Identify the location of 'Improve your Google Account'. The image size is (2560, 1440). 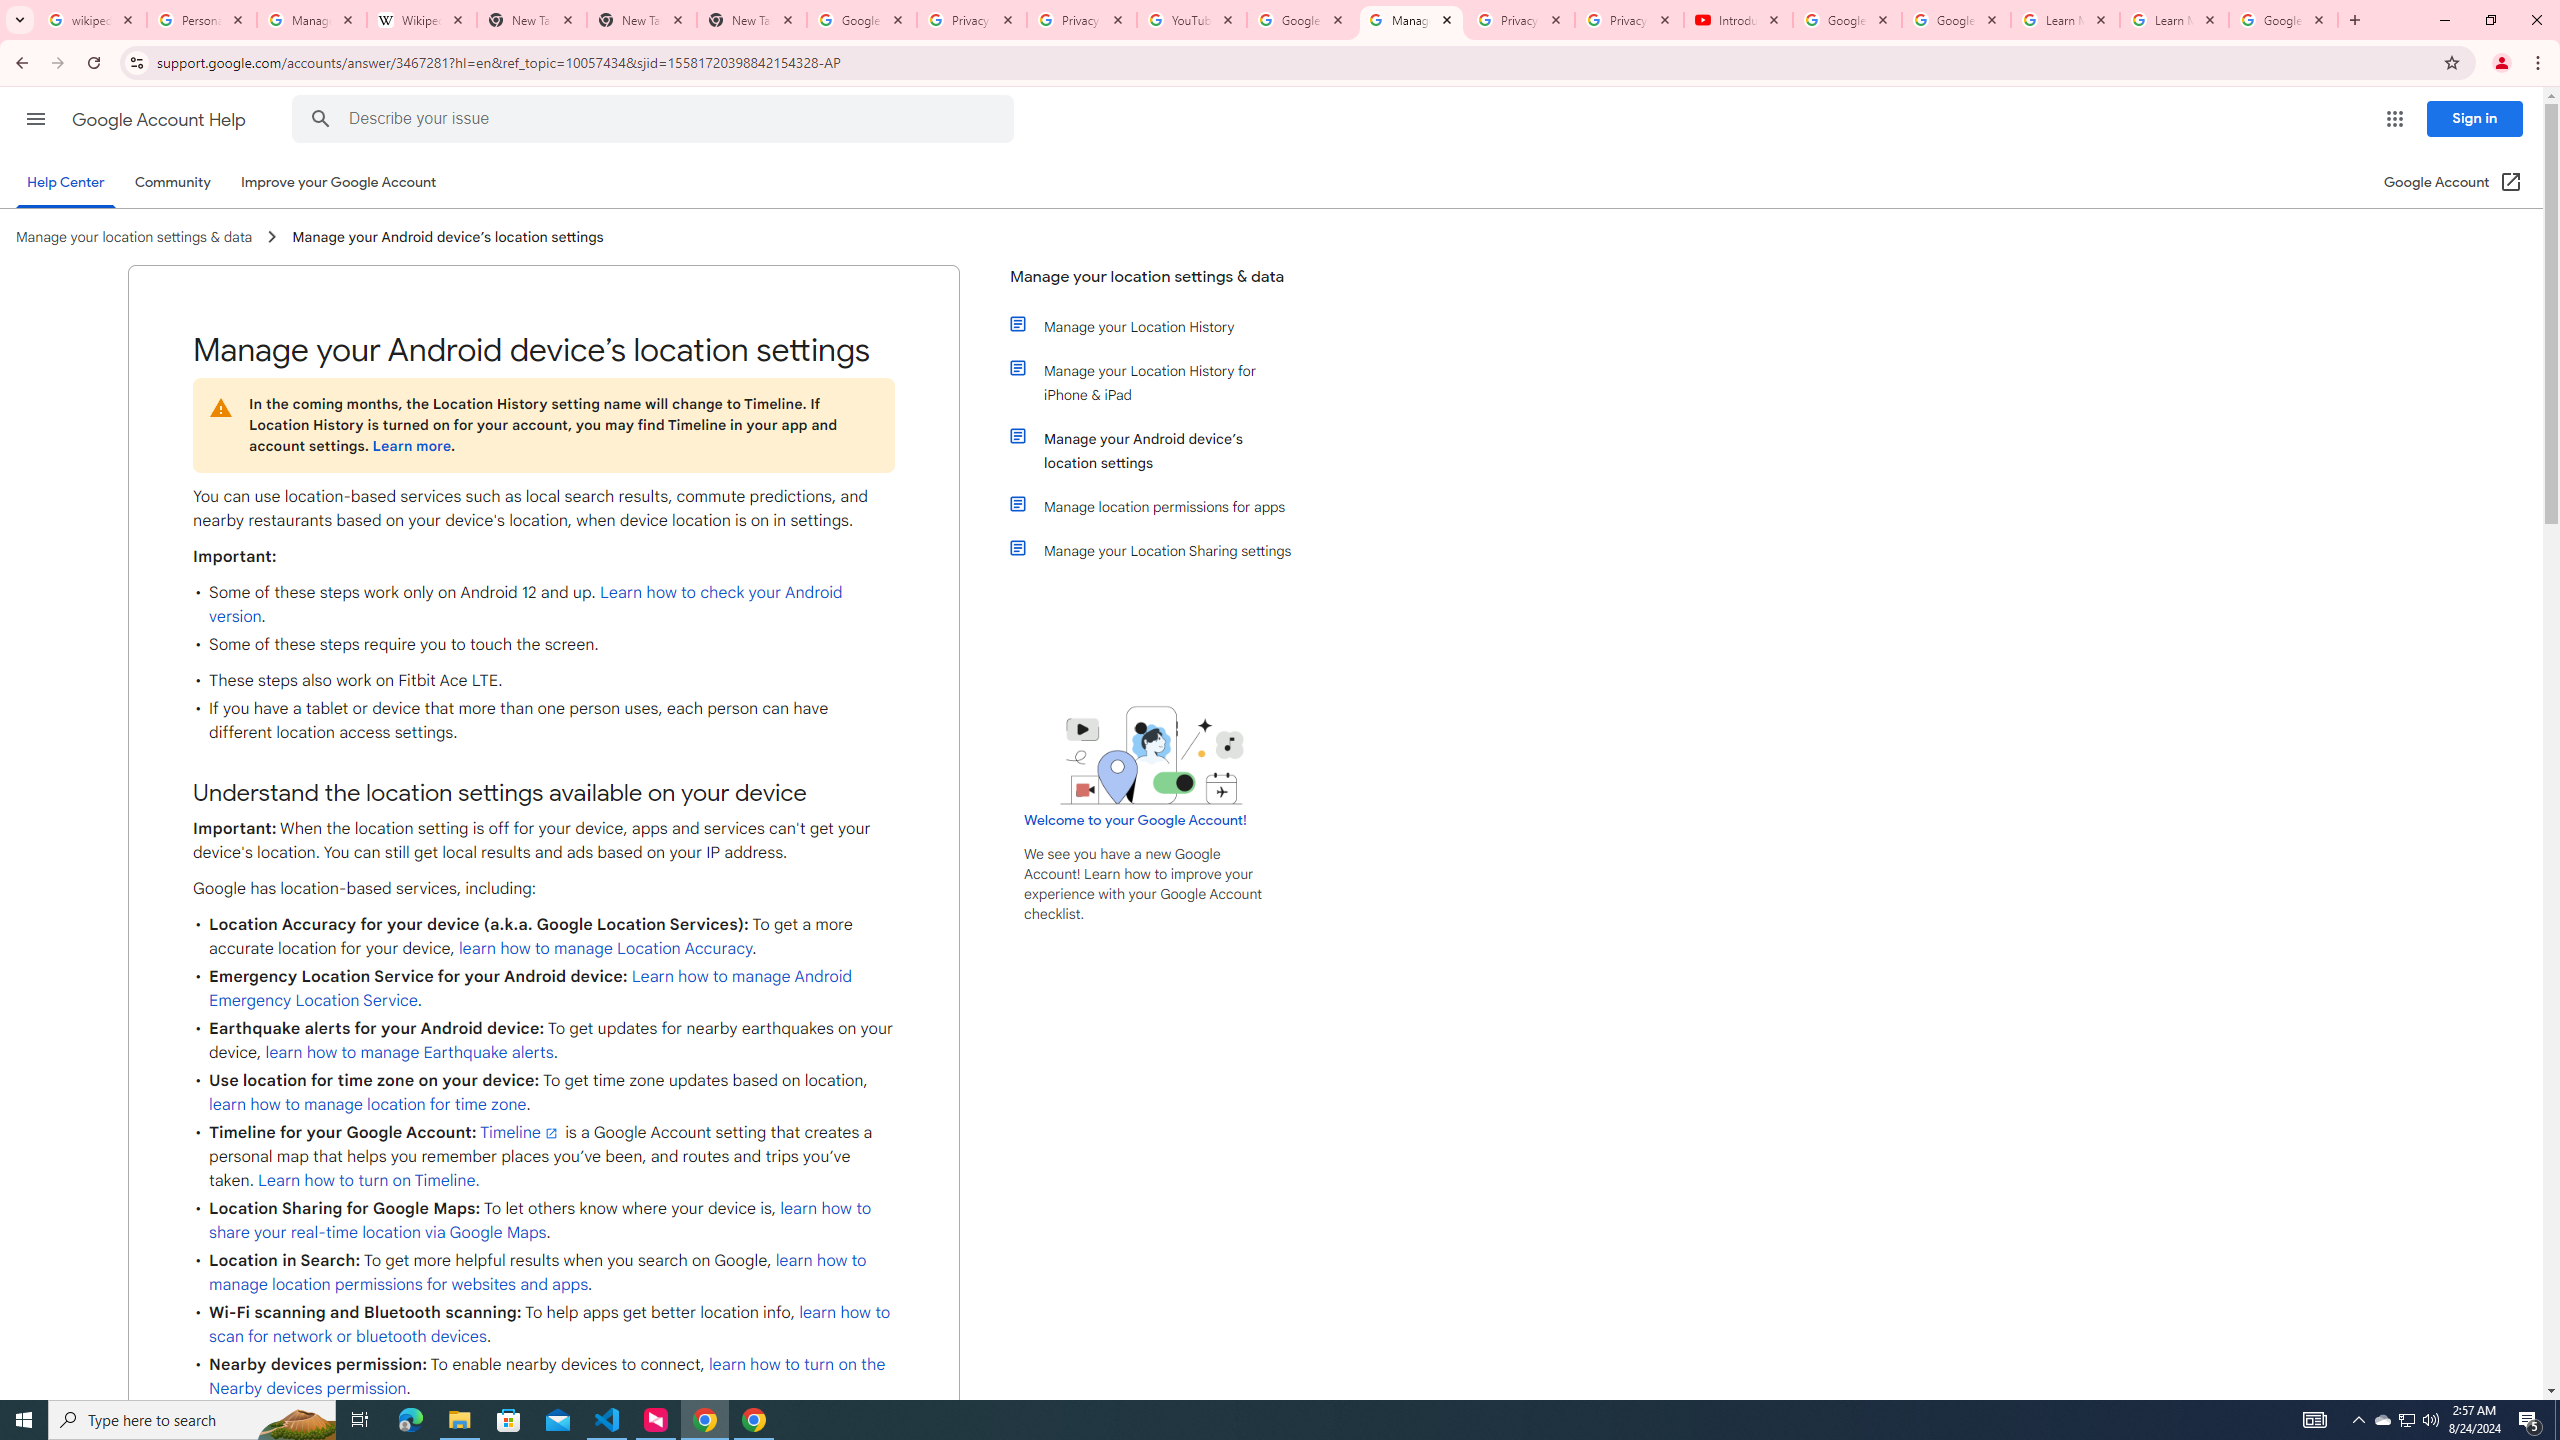
(338, 181).